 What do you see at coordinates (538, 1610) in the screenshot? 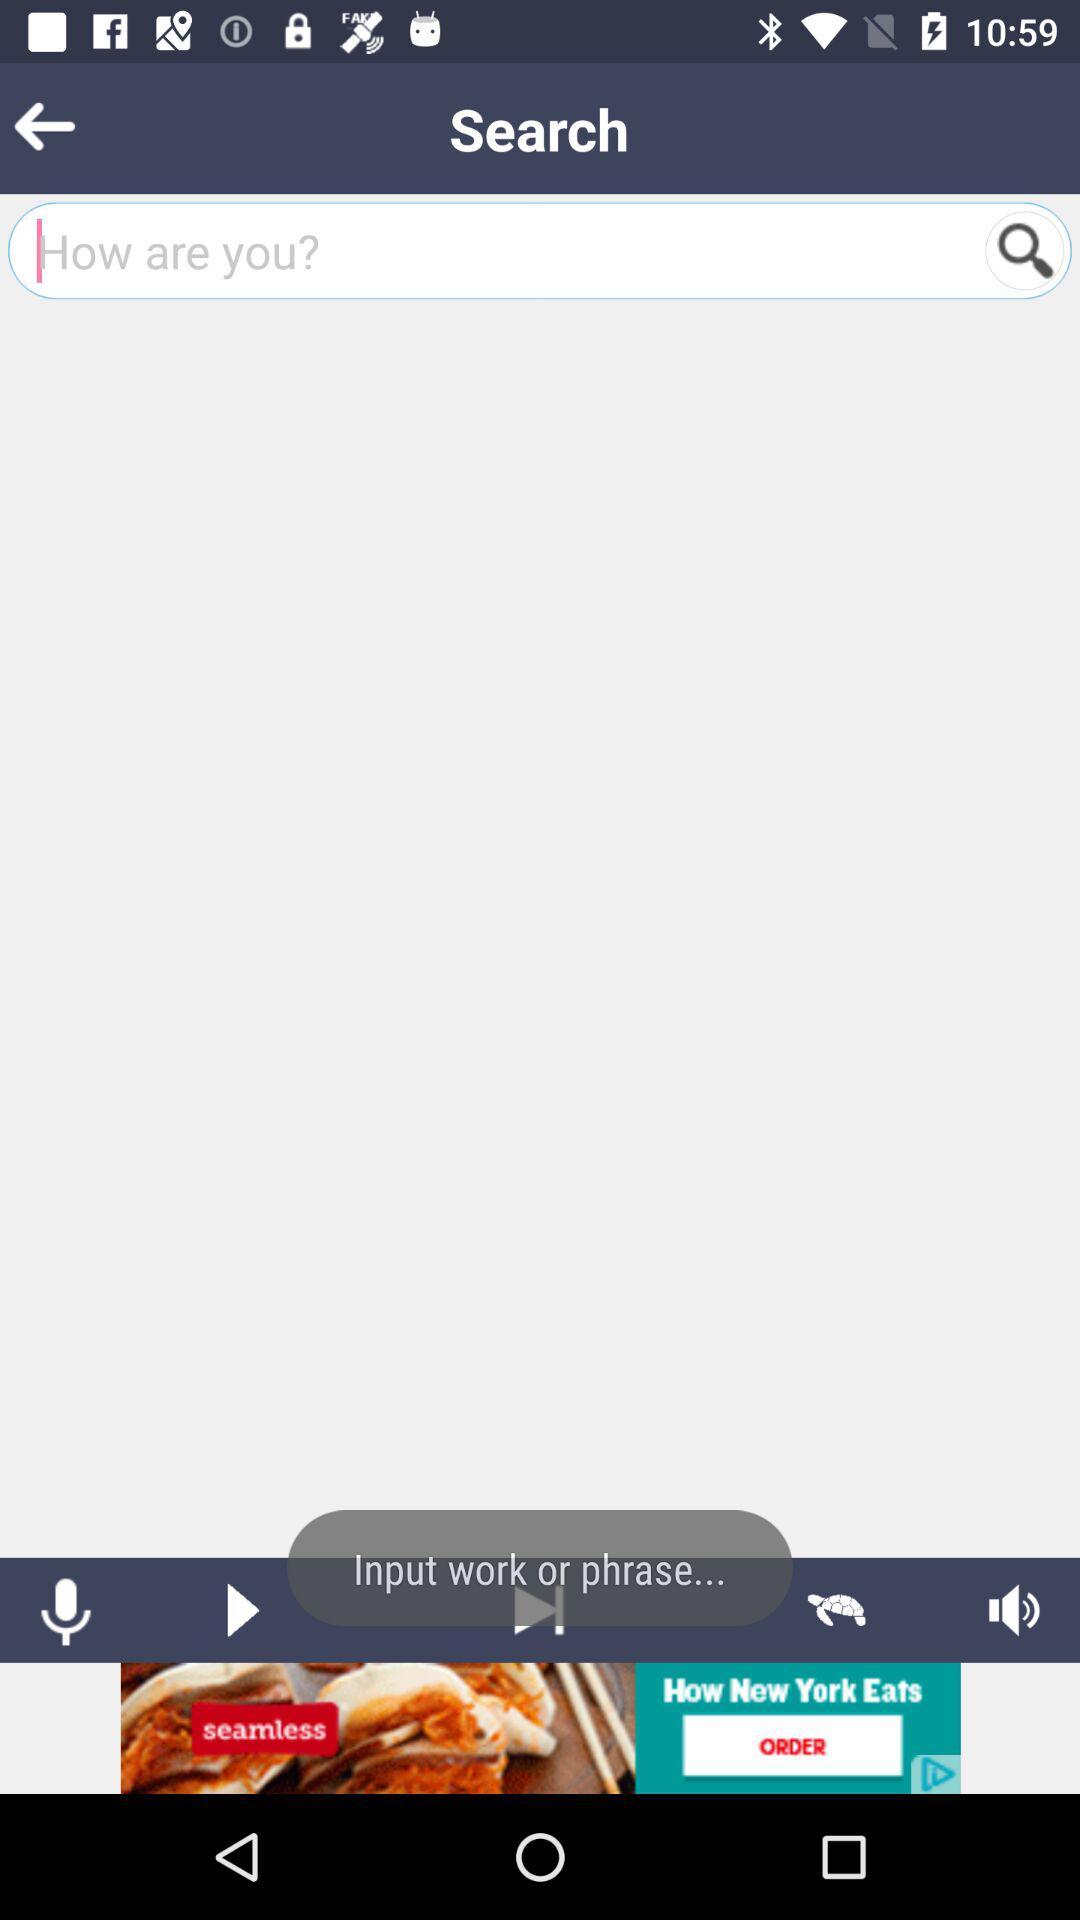
I see `skip to next` at bounding box center [538, 1610].